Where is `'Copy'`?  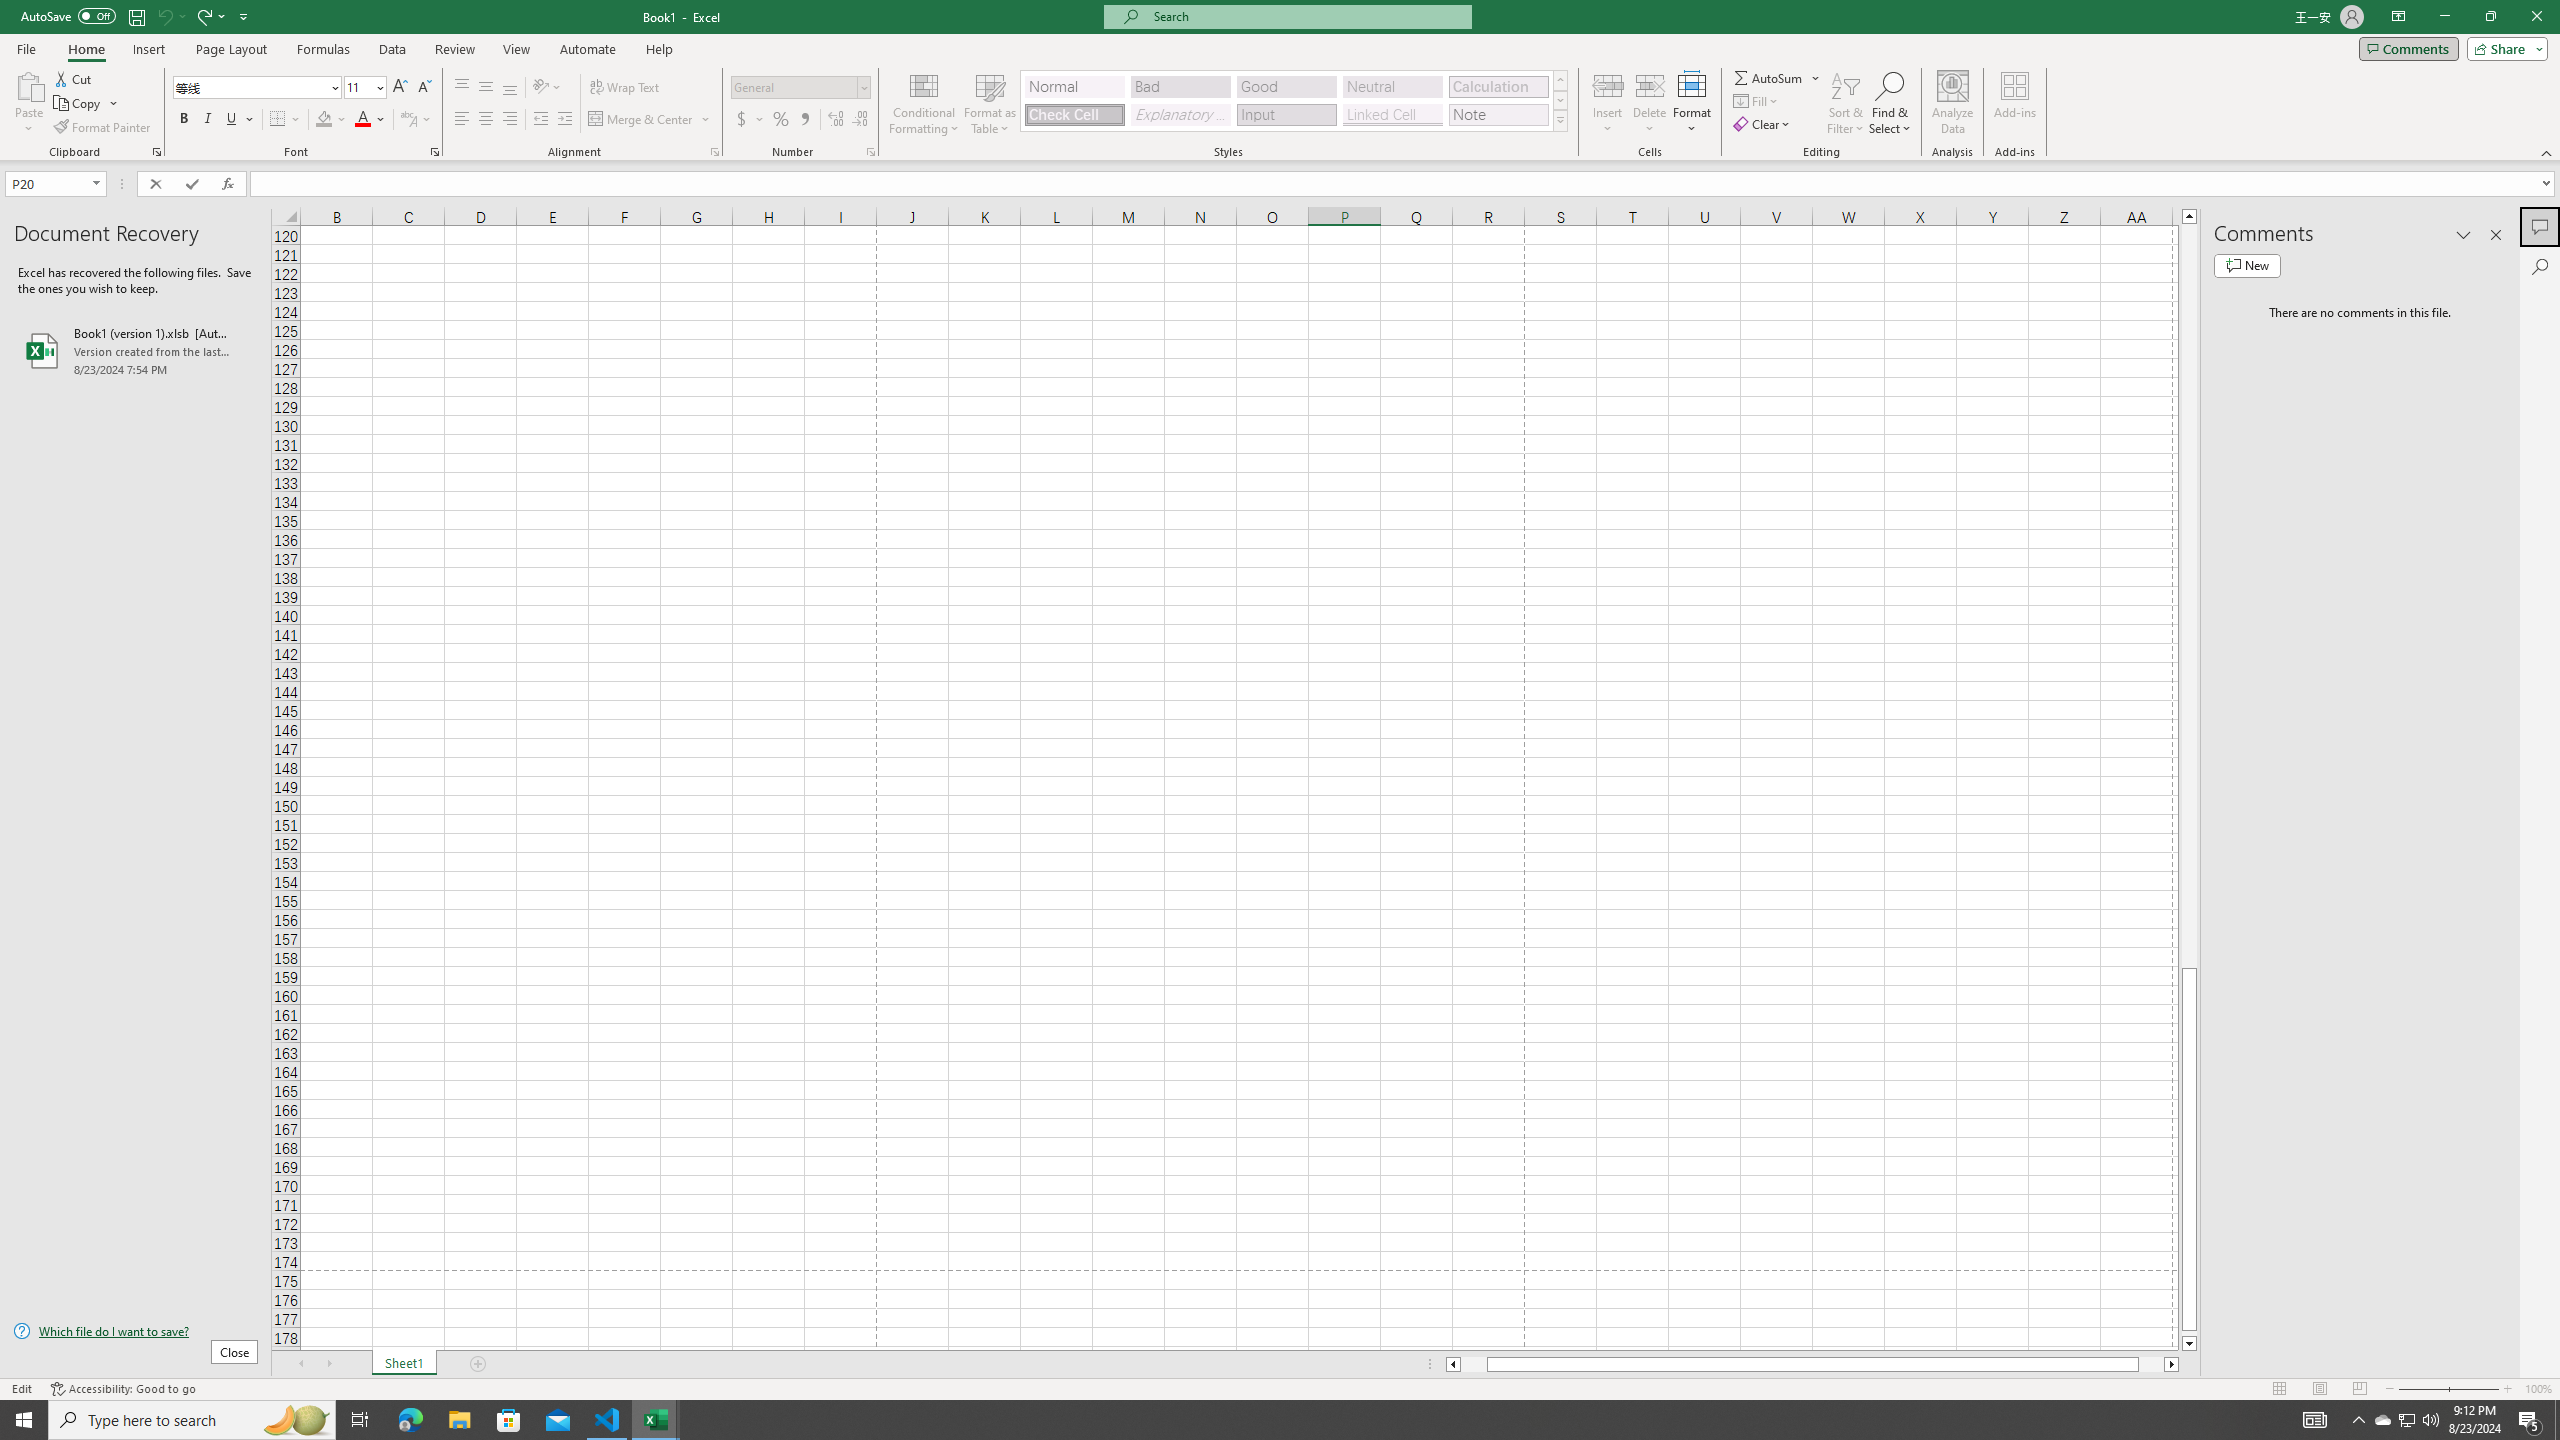 'Copy' is located at coordinates (86, 103).